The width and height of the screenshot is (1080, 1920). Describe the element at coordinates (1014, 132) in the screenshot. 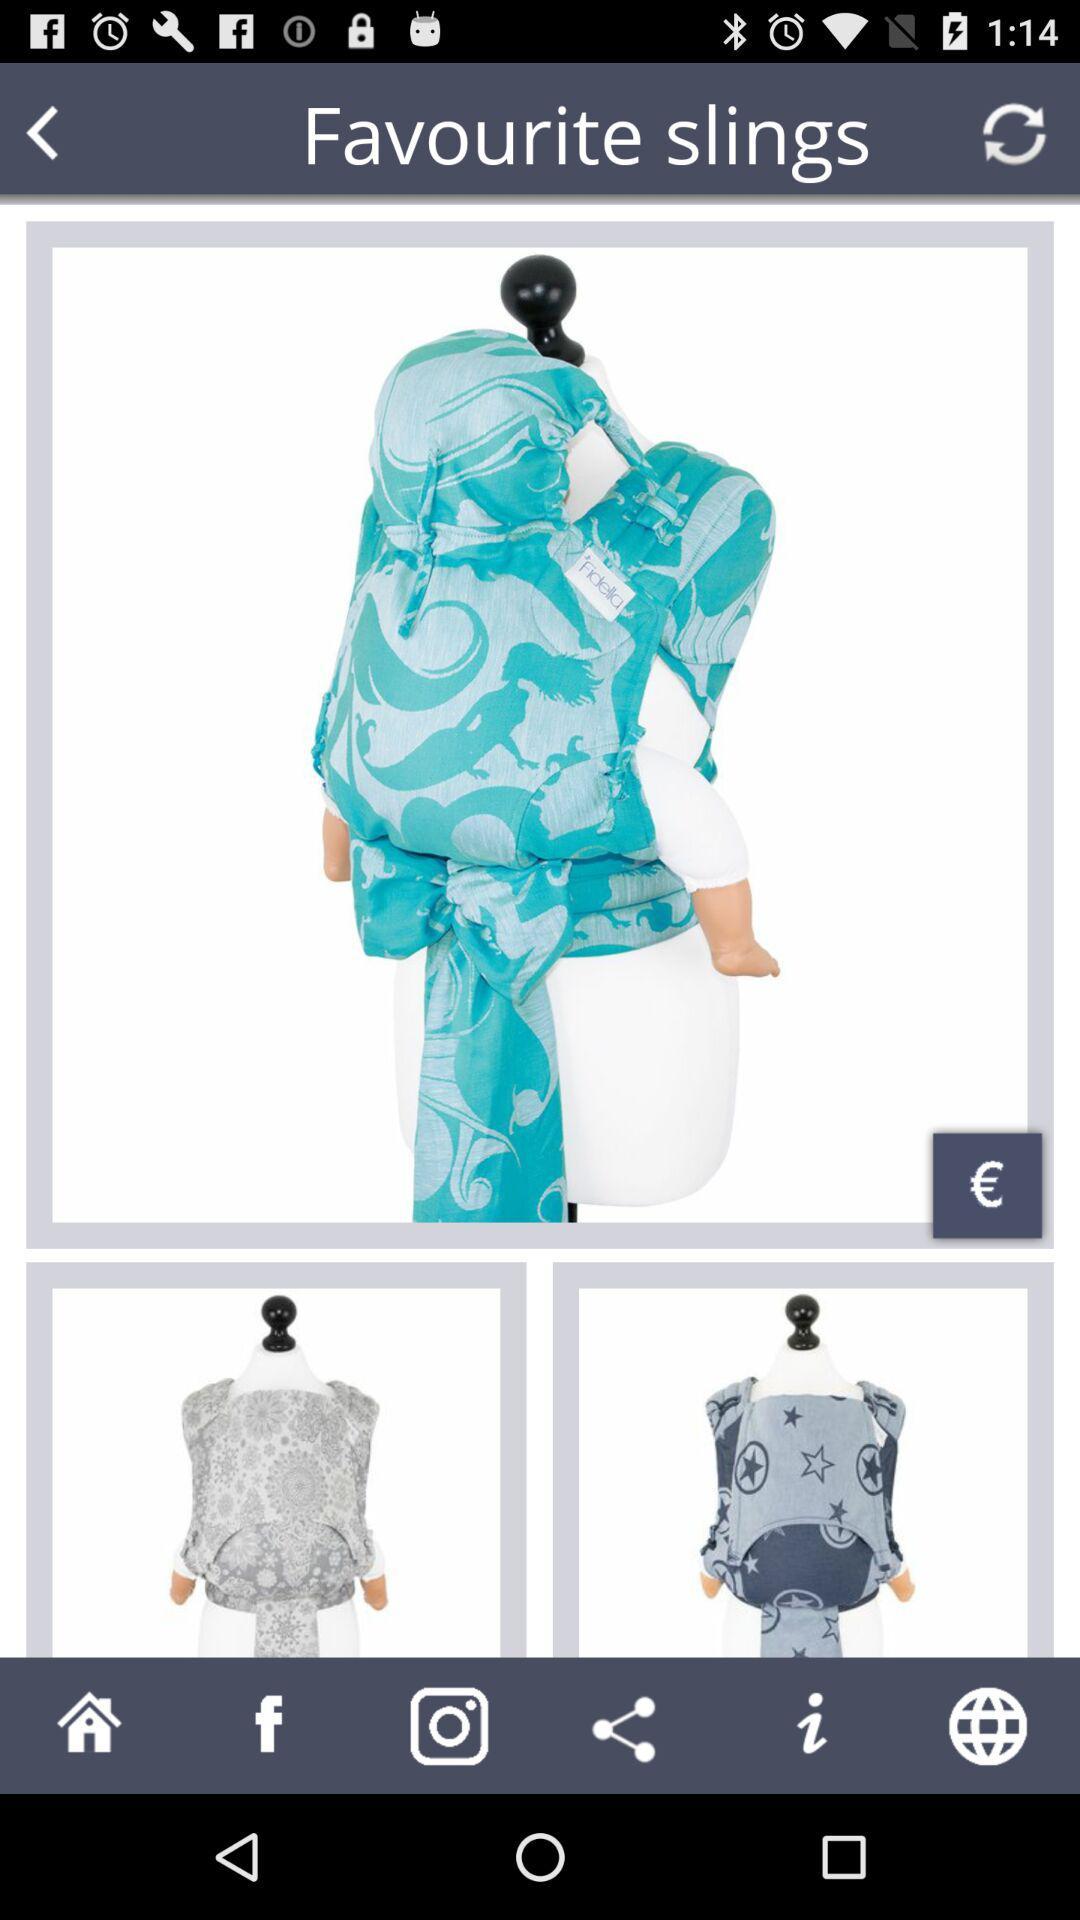

I see `reload page` at that location.